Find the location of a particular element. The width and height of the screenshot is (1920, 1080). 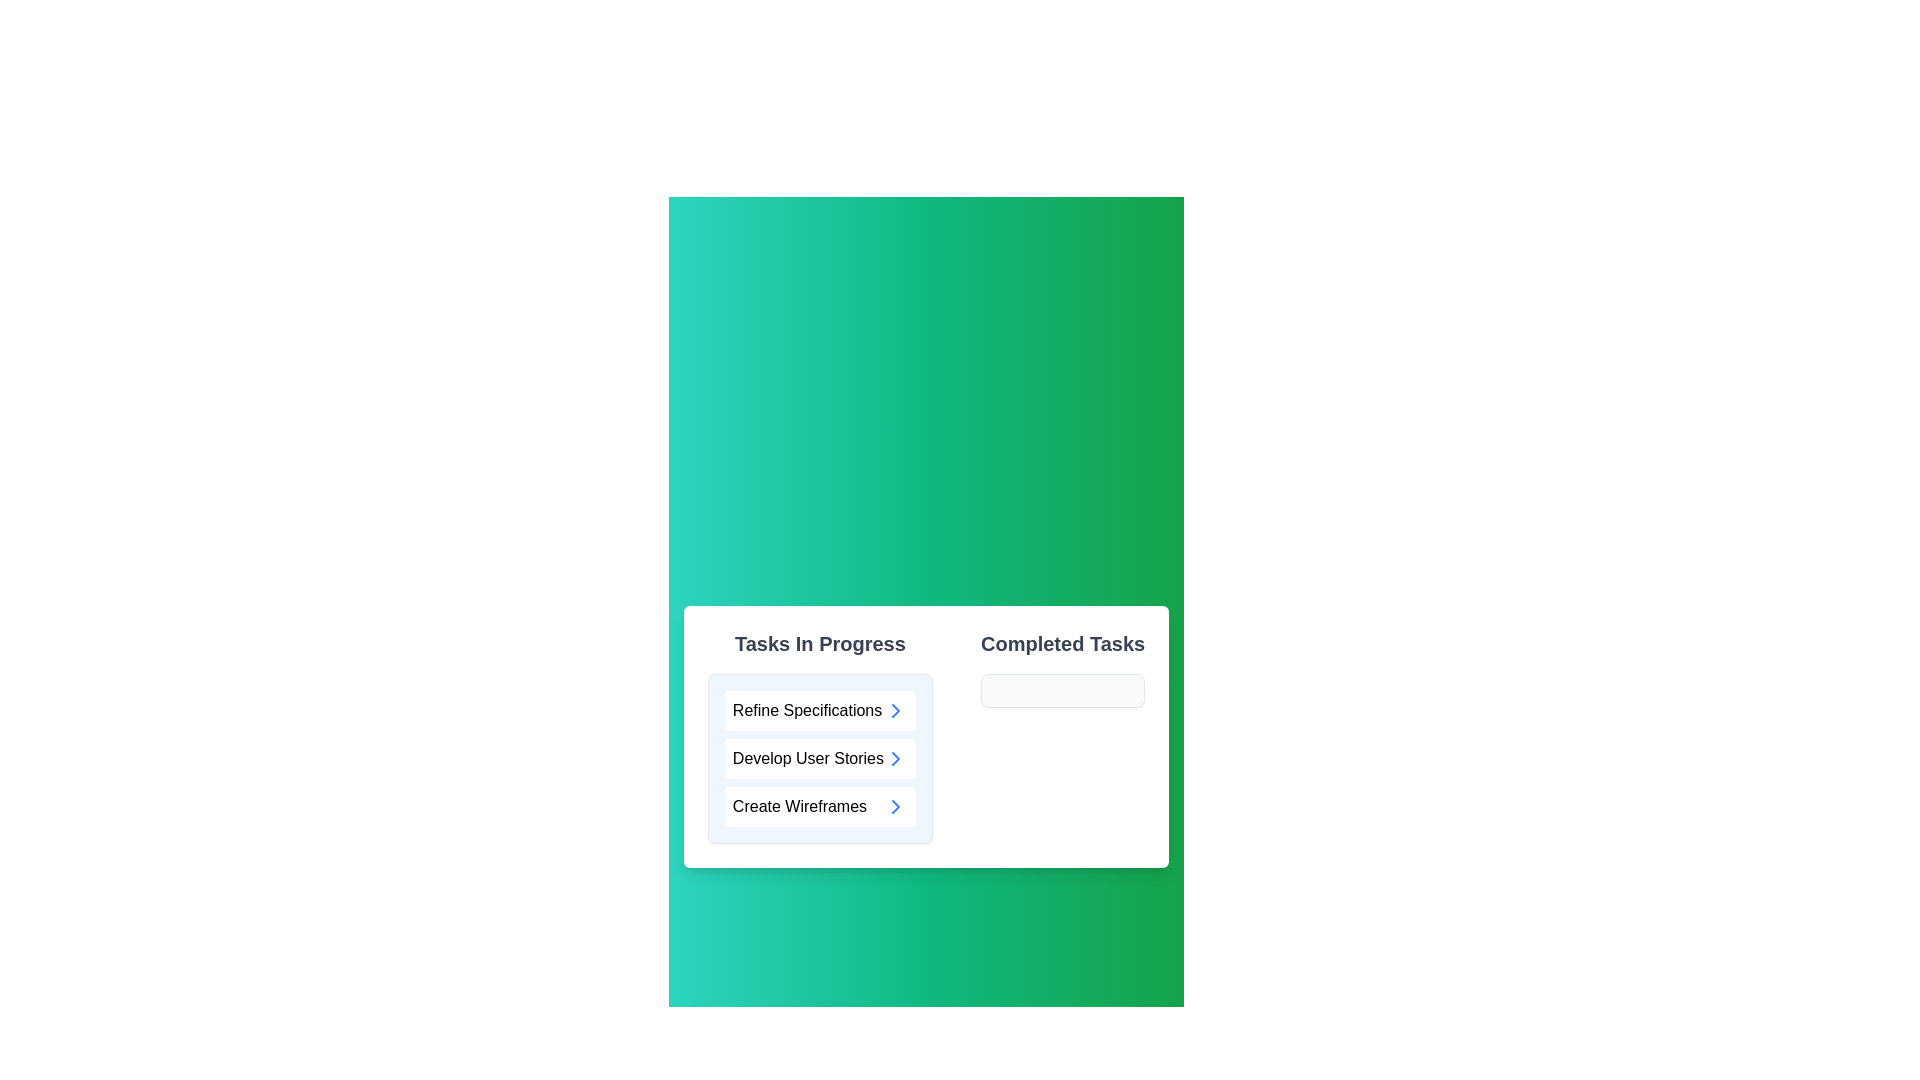

arrow icon next to the task 'Develop User Stories' in the 'Tasks In Progress' list to move it to 'Completed Tasks' is located at coordinates (895, 759).